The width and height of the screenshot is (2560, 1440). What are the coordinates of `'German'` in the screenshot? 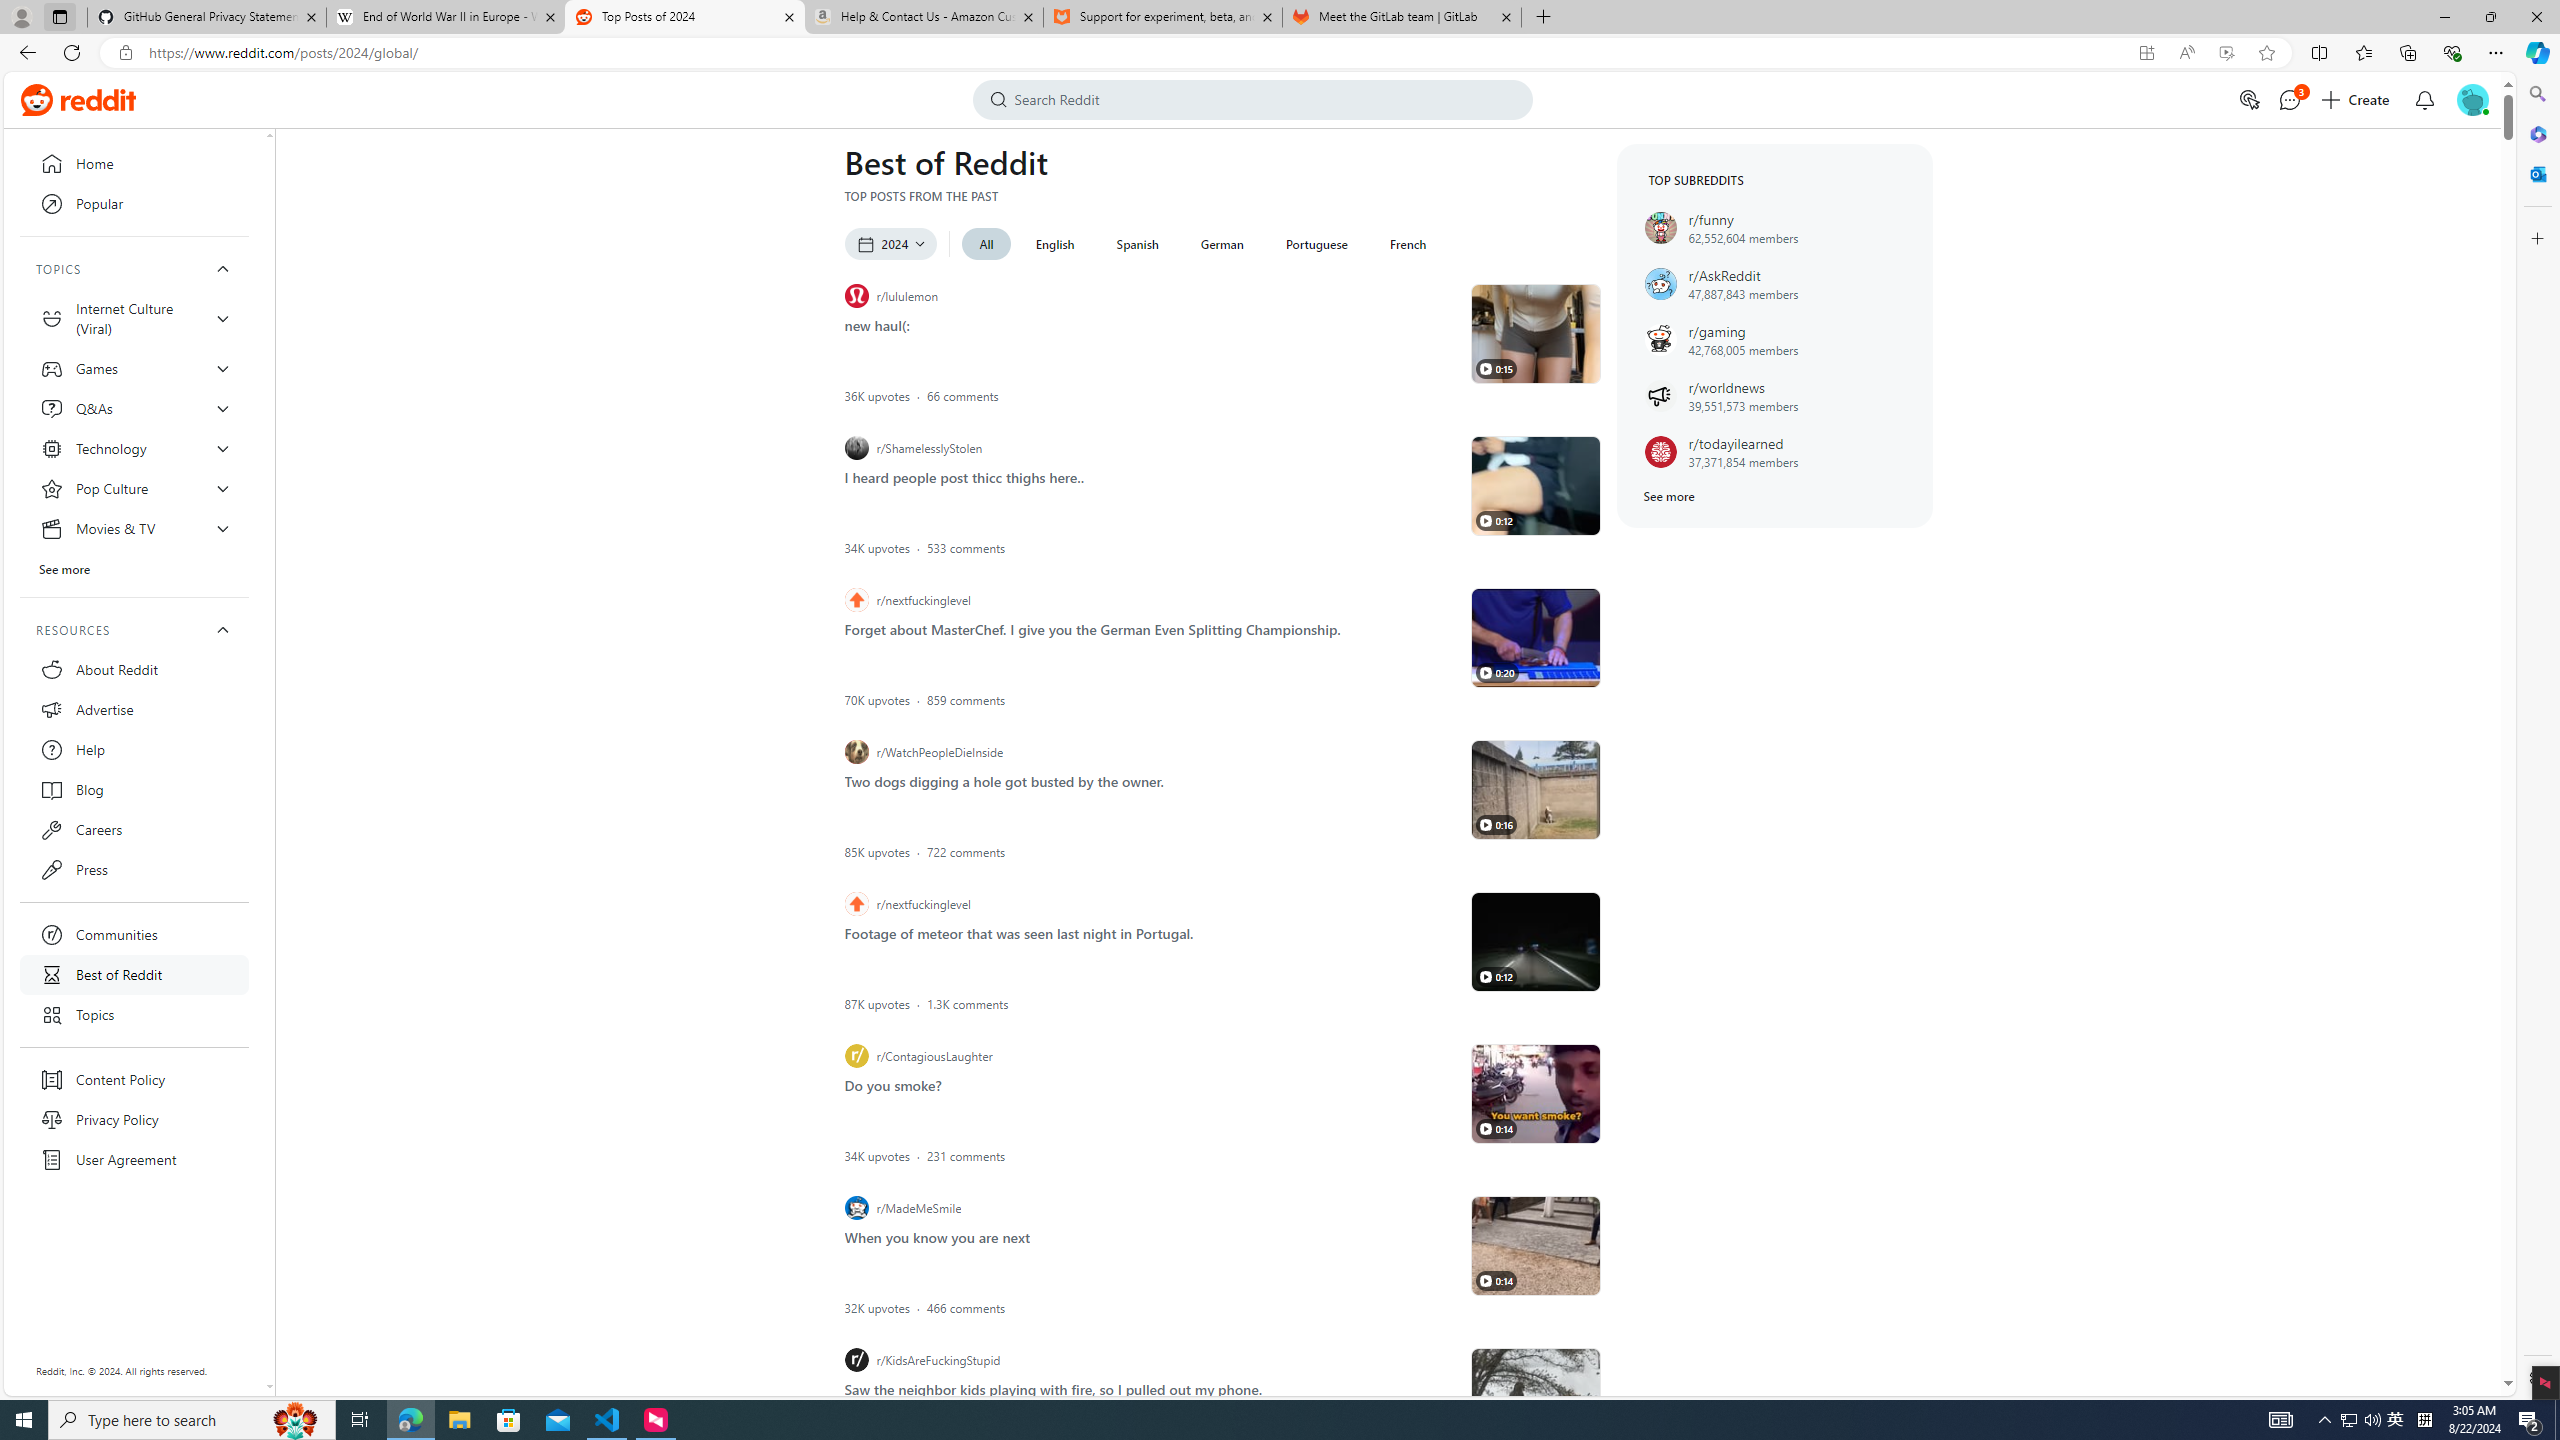 It's located at (1222, 244).